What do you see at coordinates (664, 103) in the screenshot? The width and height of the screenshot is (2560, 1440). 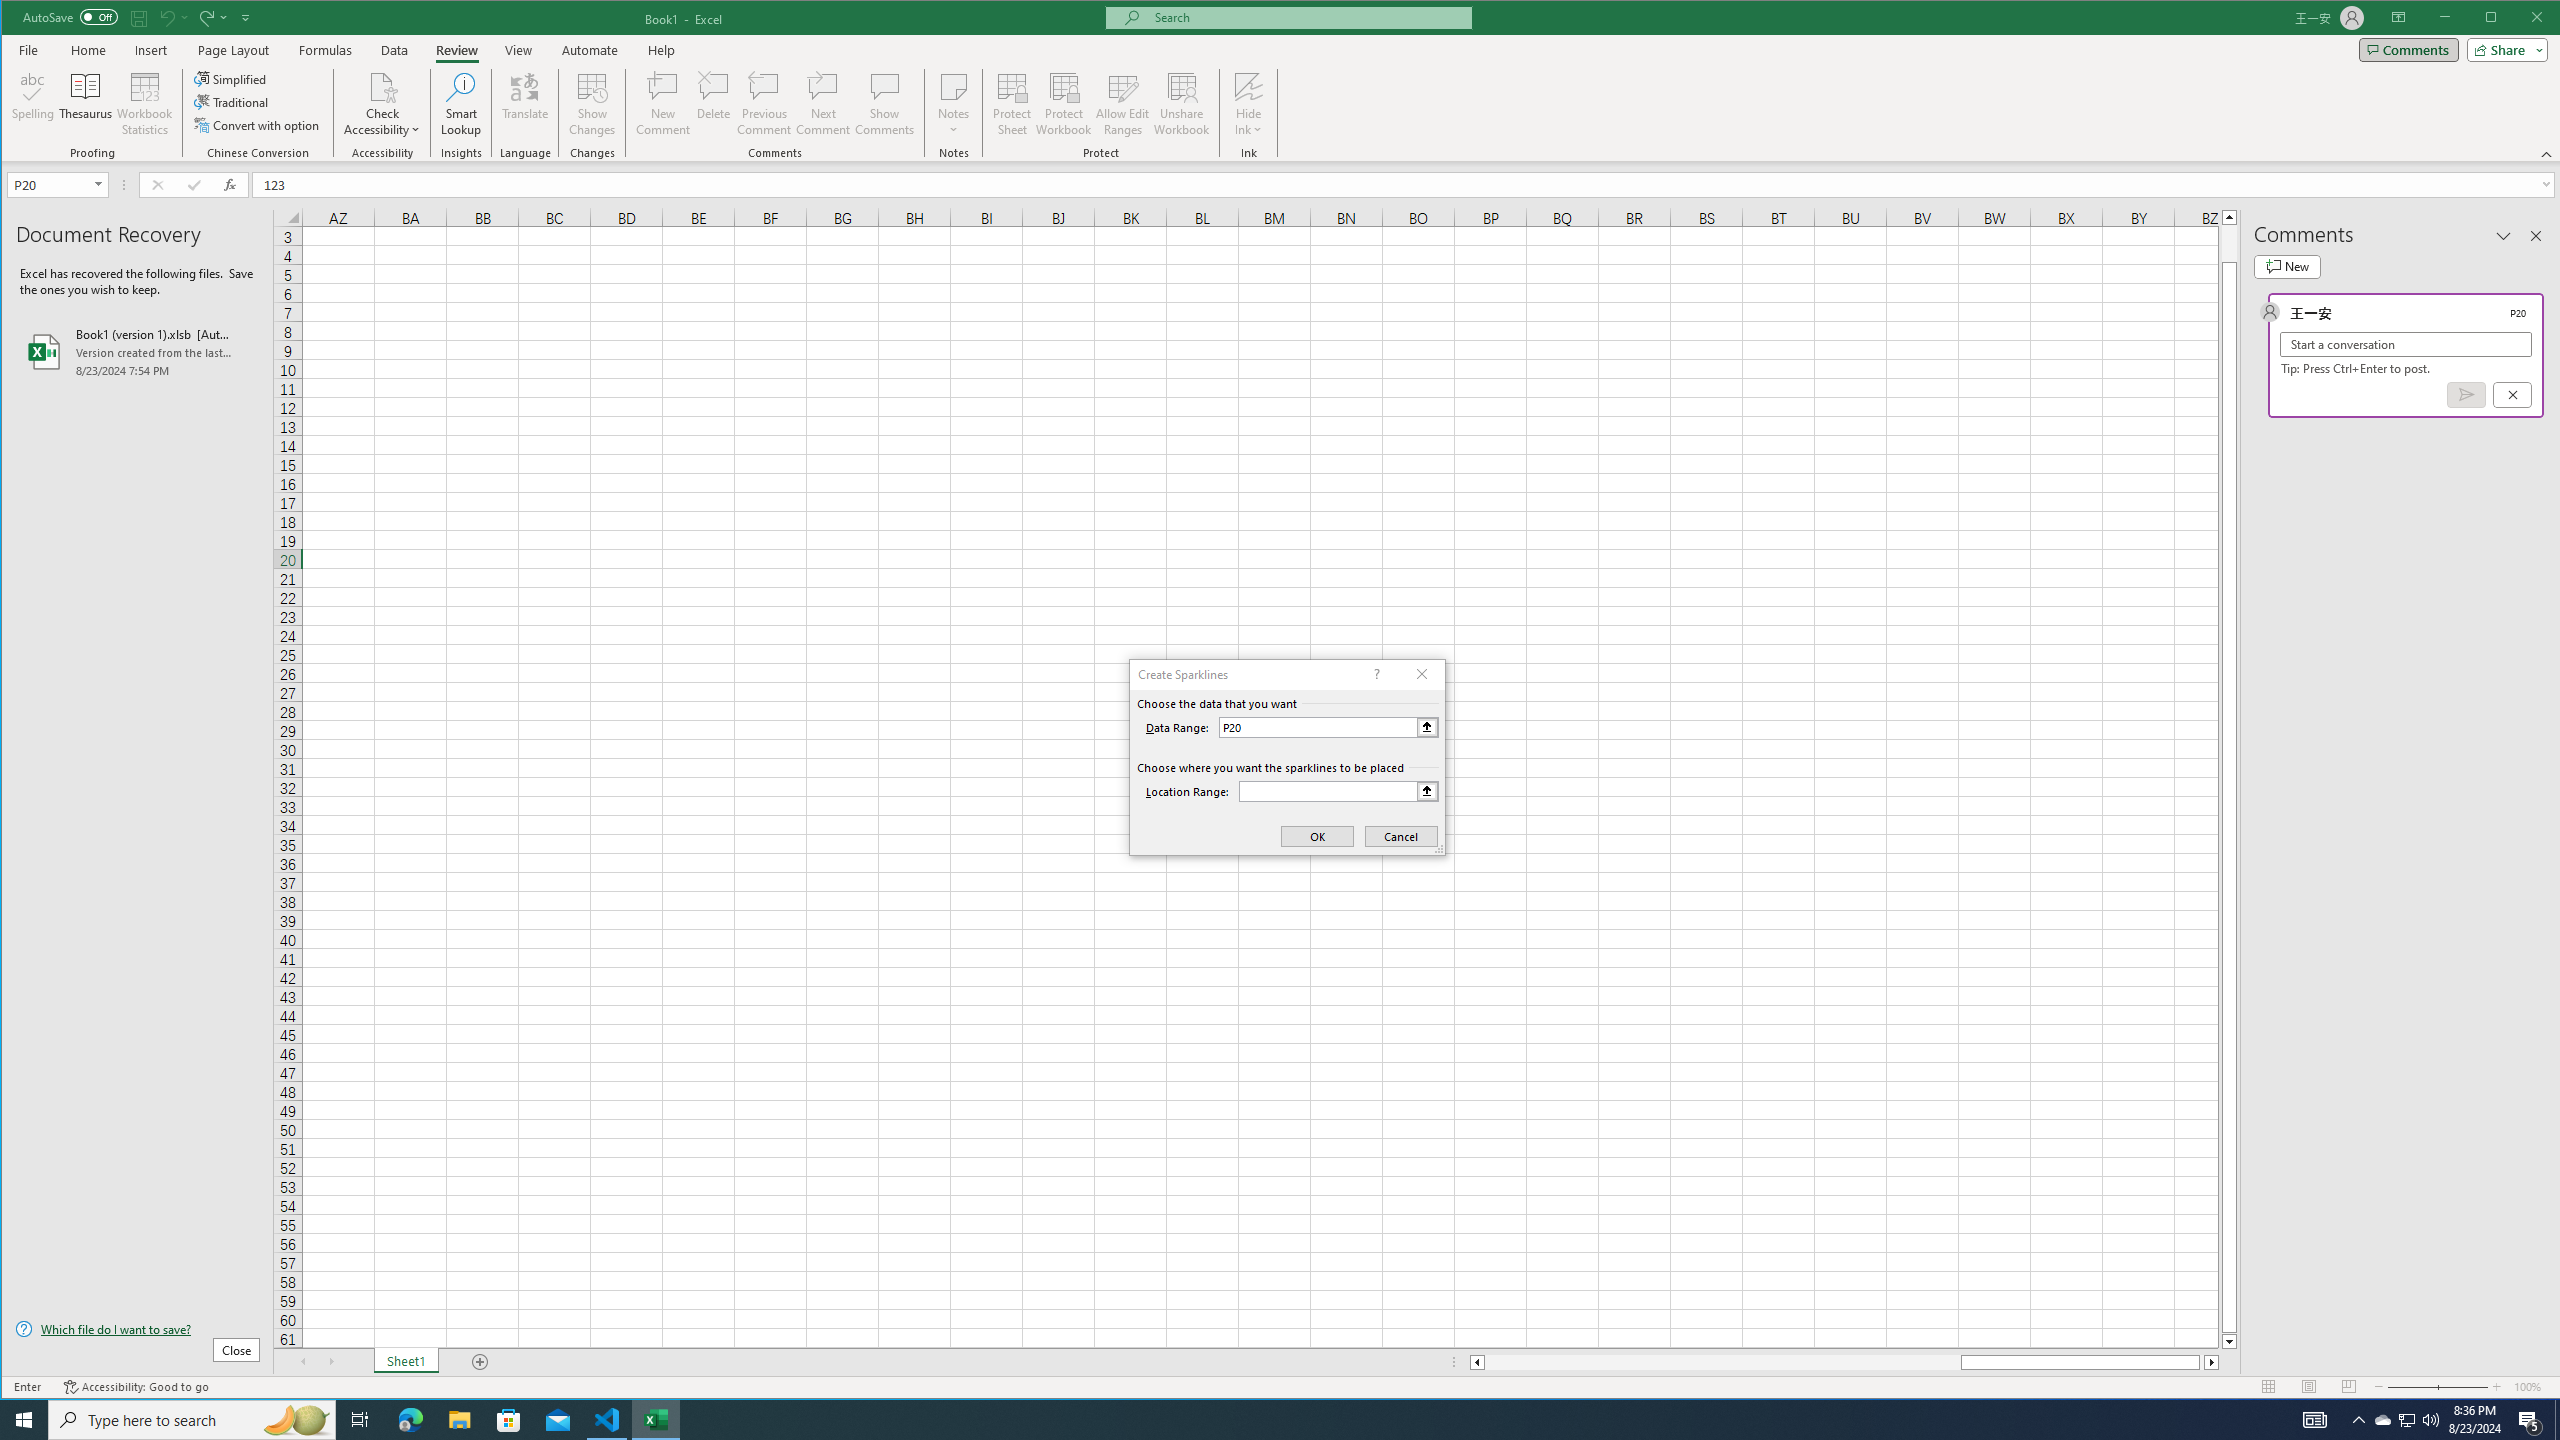 I see `'New Comment'` at bounding box center [664, 103].